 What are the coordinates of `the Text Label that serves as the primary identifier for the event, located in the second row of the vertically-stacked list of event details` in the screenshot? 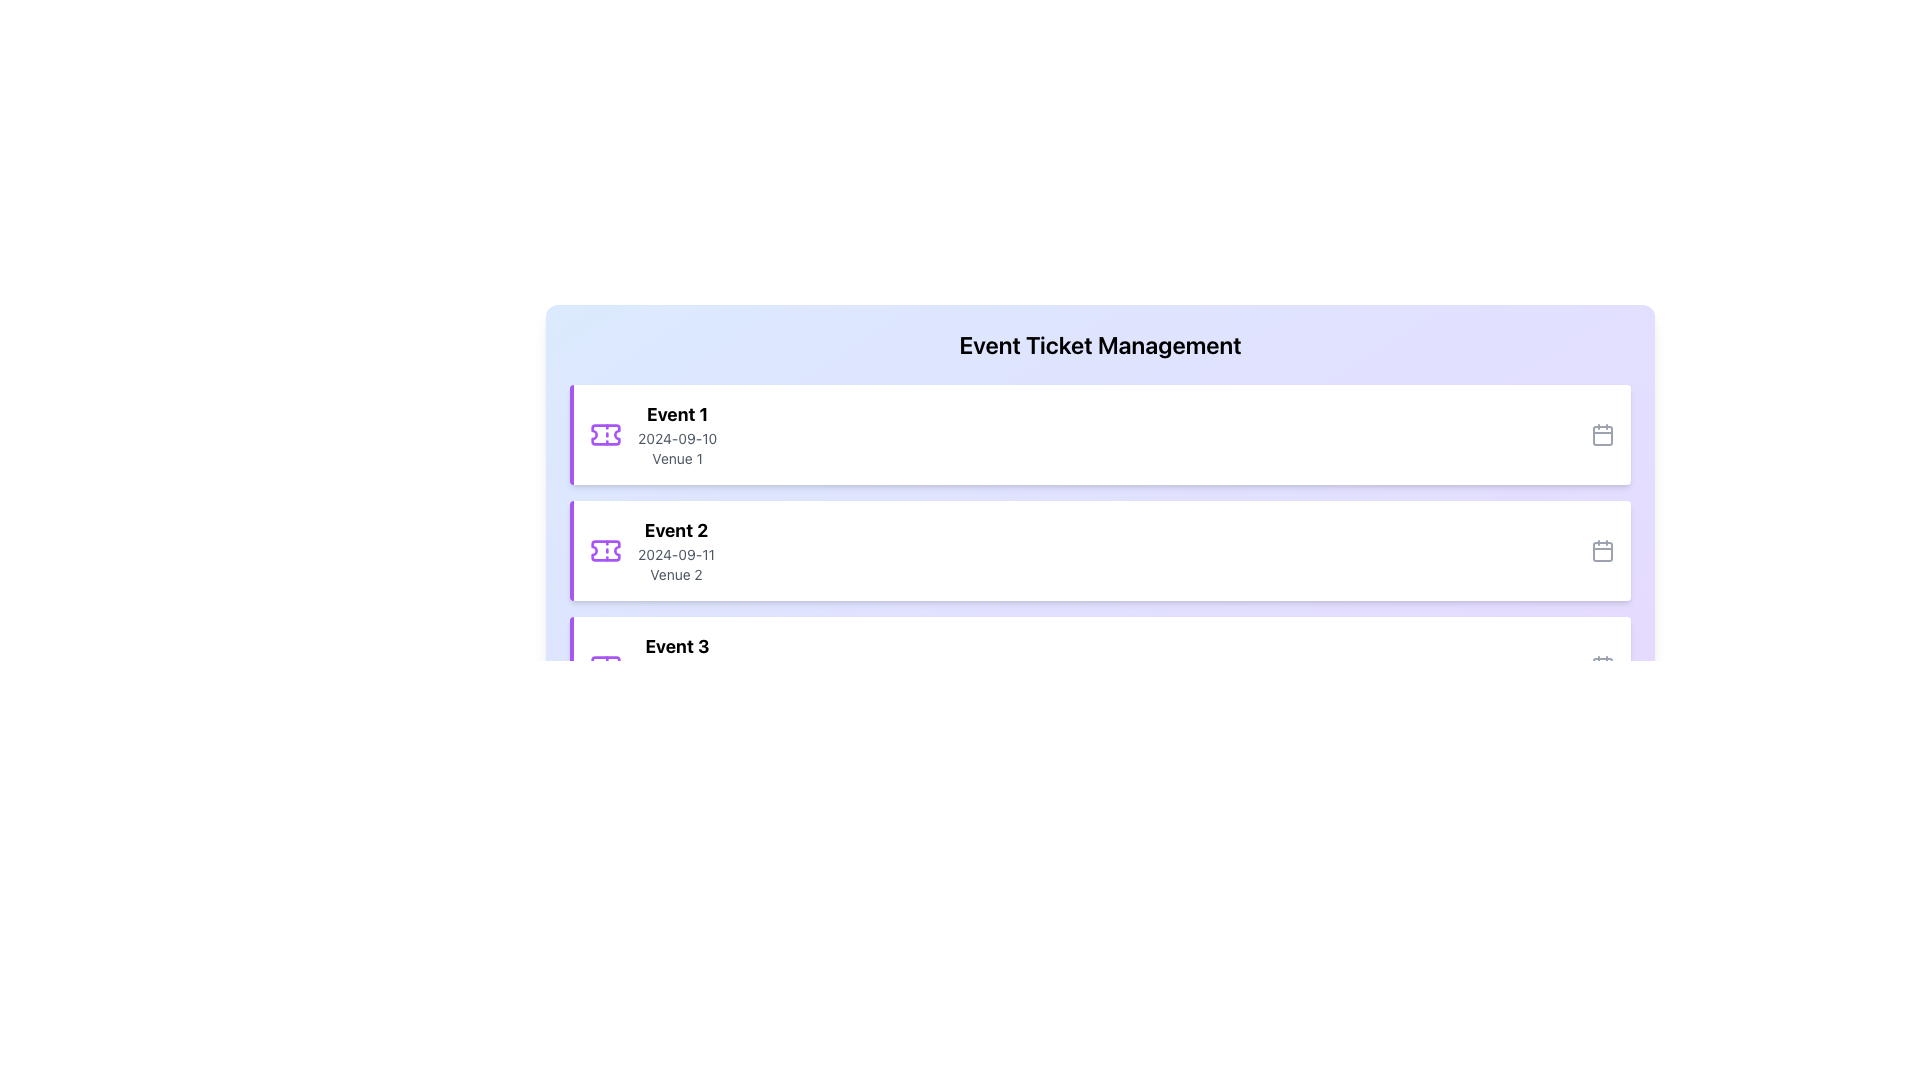 It's located at (676, 530).